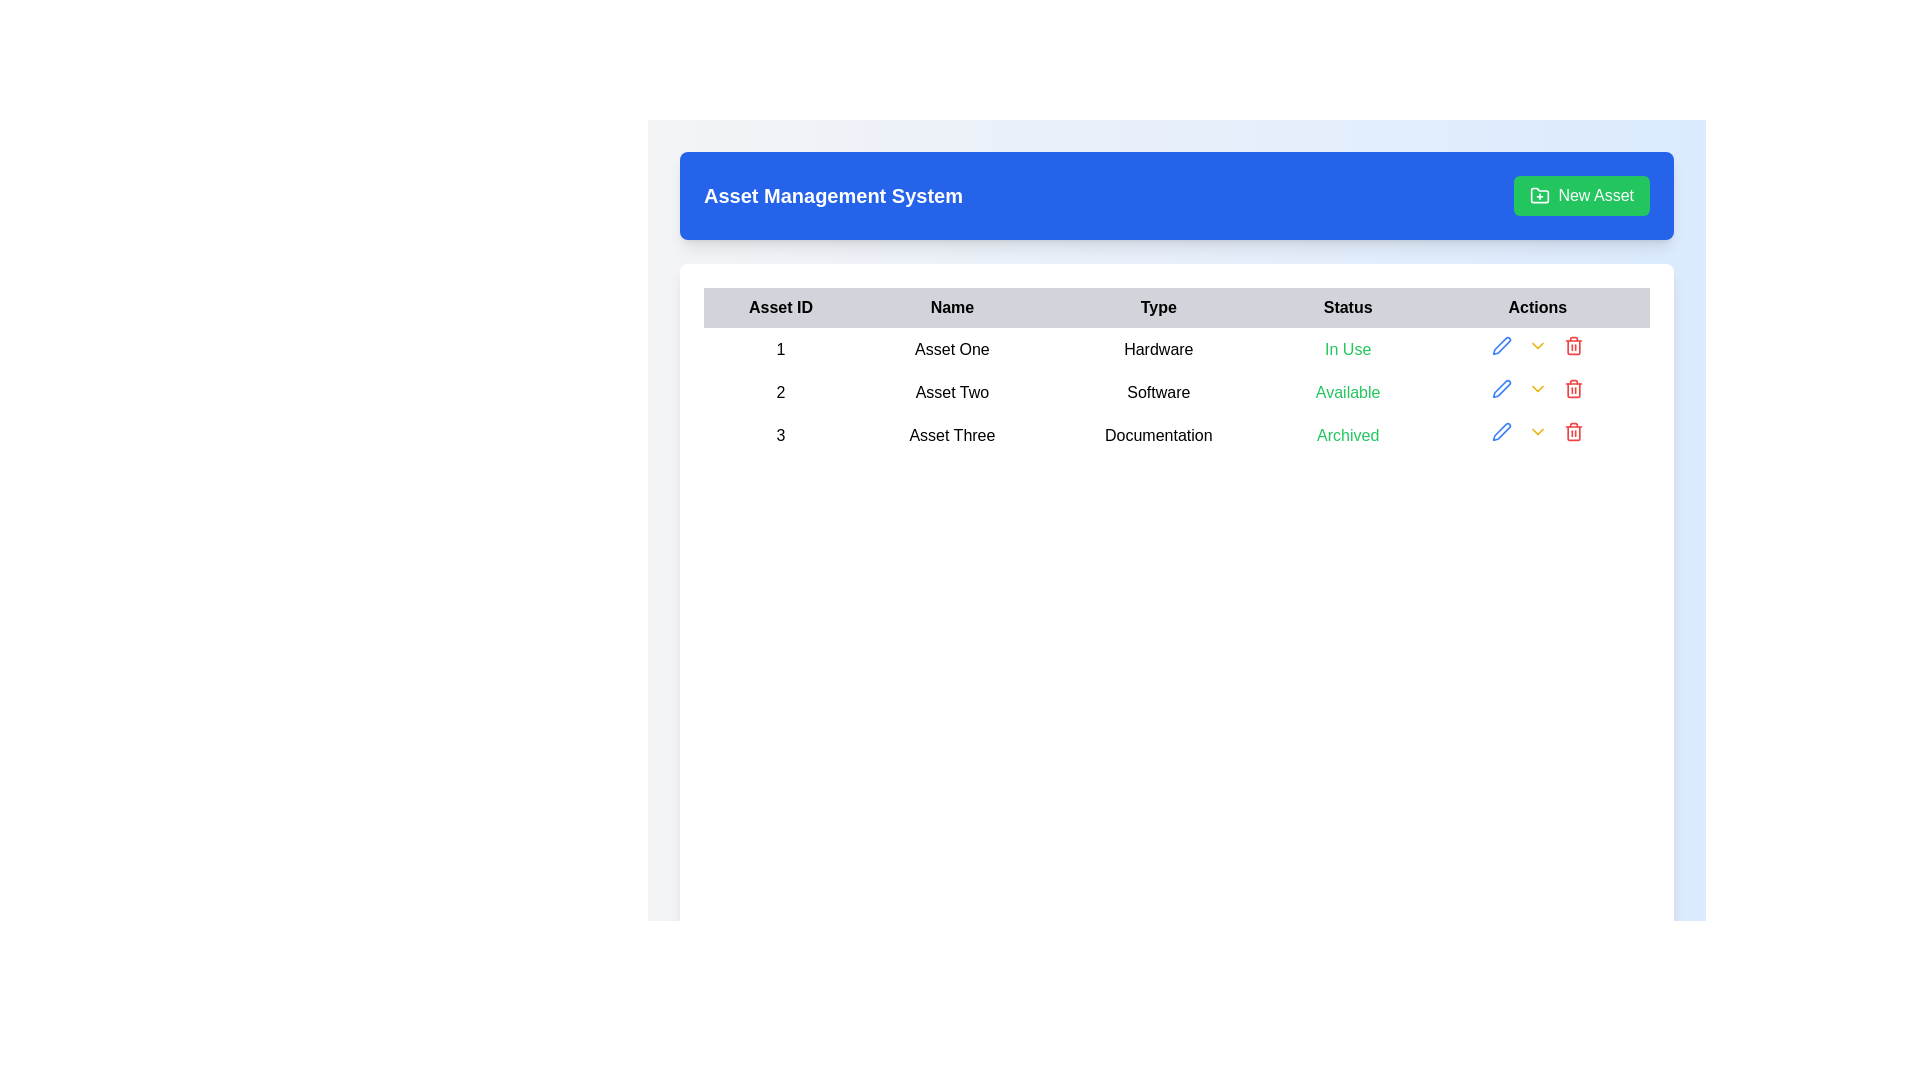 The image size is (1920, 1080). What do you see at coordinates (1572, 346) in the screenshot?
I see `the vertical portion of the trash bin icon, which is the second component of the SVG group under the Actions column of the third row in the table` at bounding box center [1572, 346].